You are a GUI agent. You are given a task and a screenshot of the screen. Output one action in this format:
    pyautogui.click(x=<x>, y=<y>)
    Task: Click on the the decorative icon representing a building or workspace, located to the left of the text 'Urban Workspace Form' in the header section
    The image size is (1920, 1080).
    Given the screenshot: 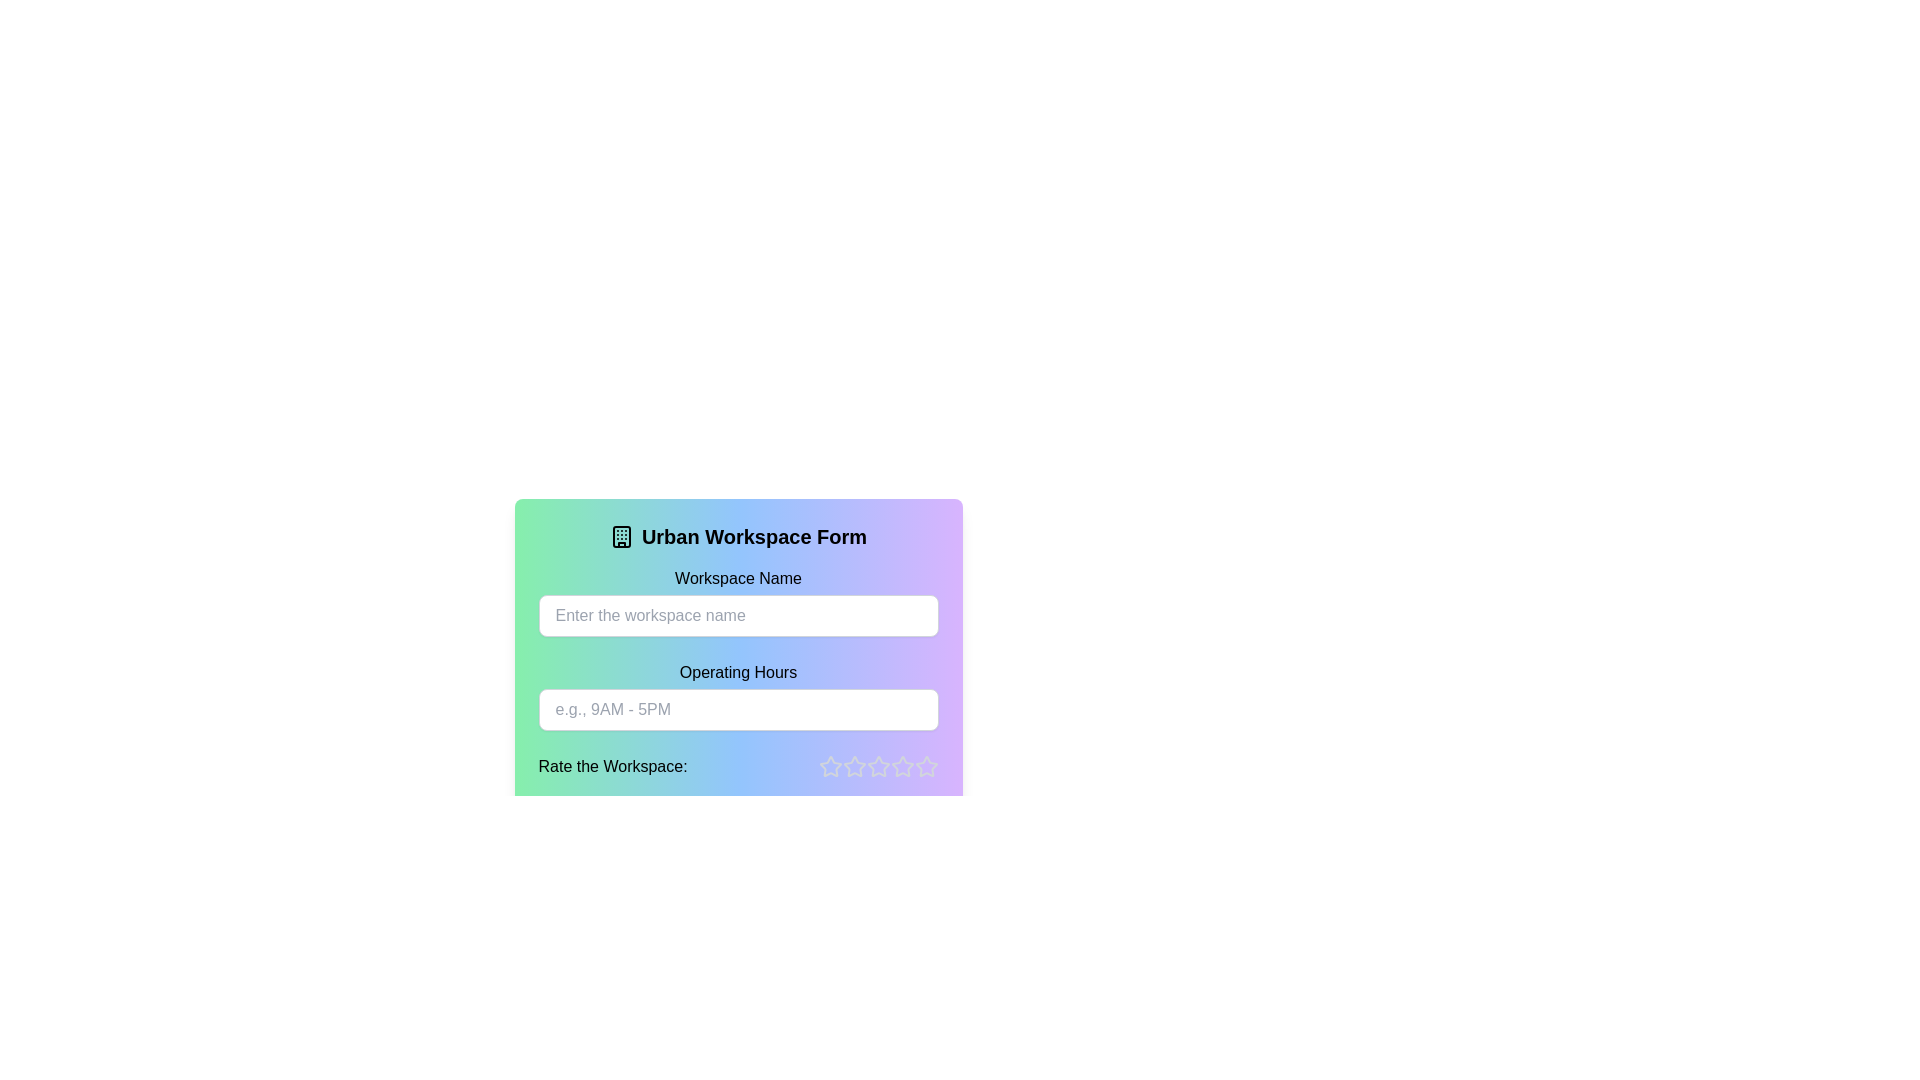 What is the action you would take?
    pyautogui.click(x=620, y=535)
    